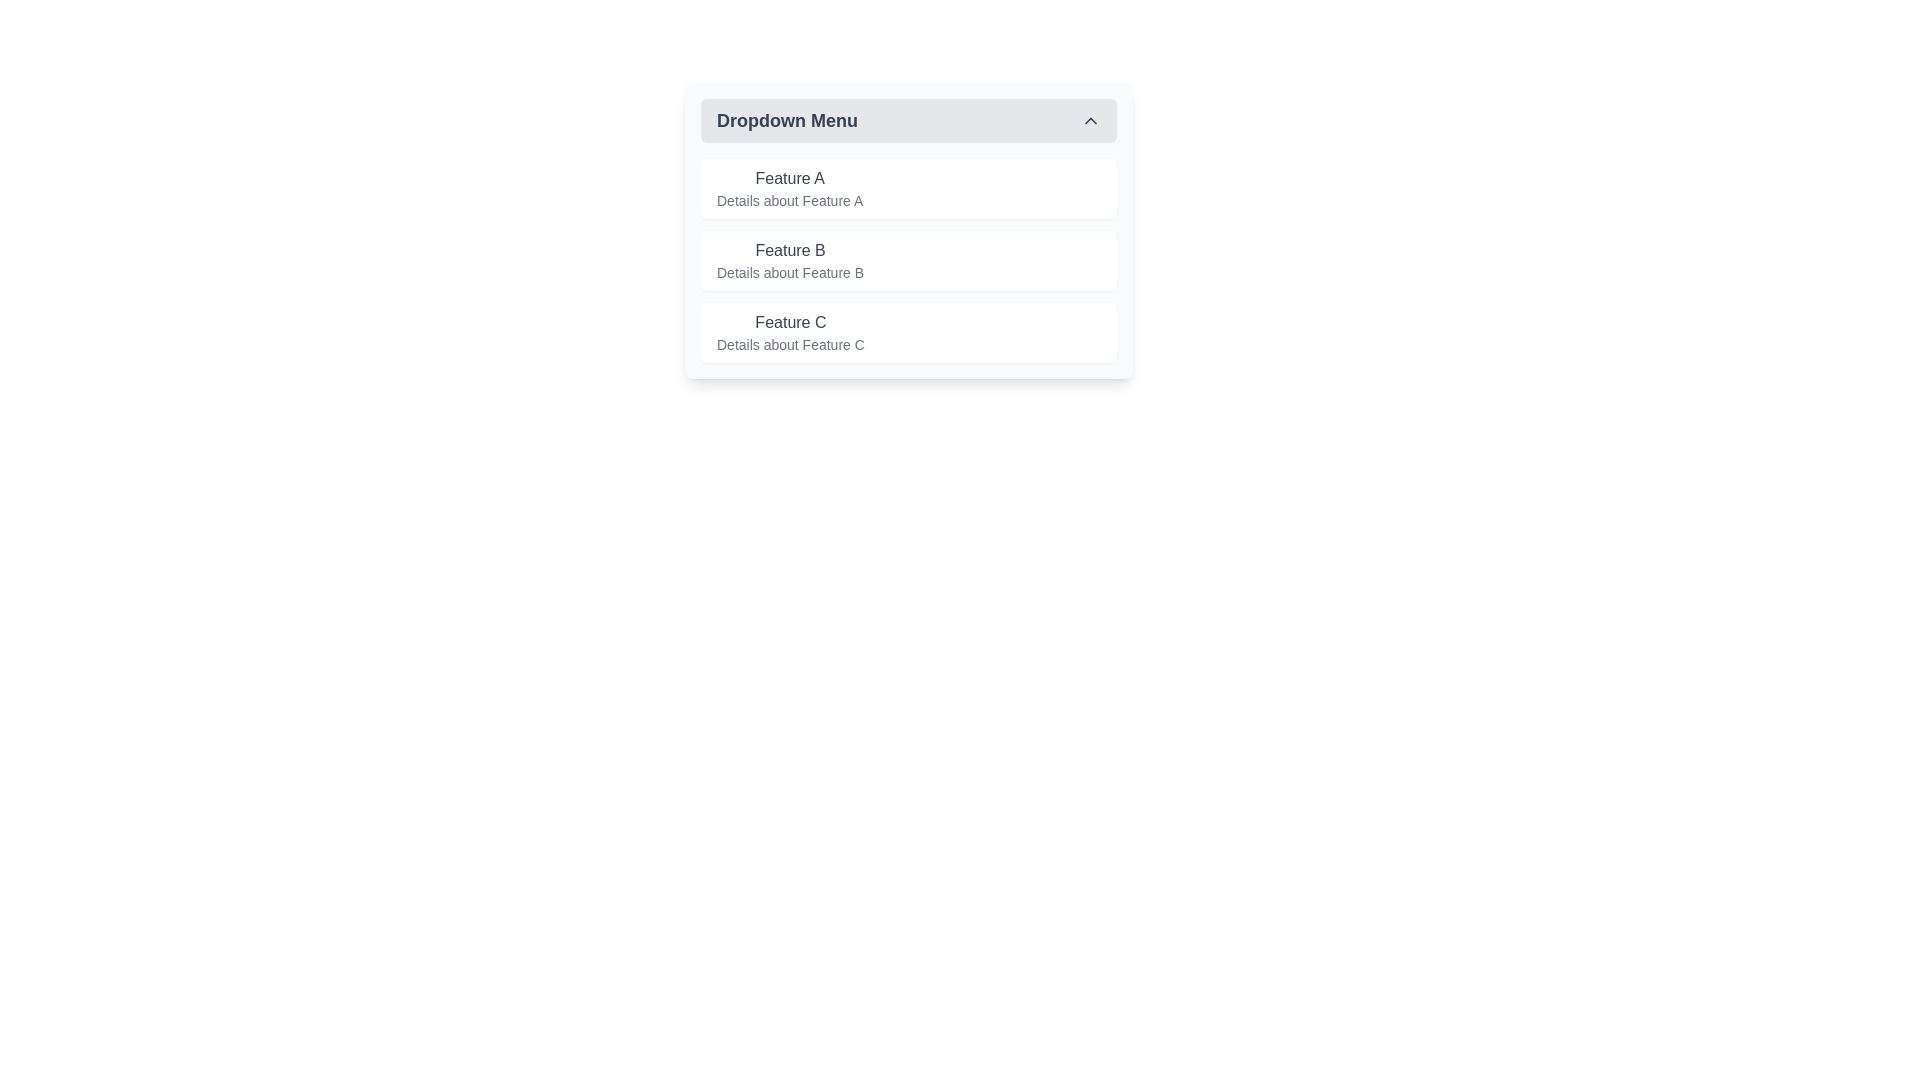 The height and width of the screenshot is (1080, 1920). What do you see at coordinates (907, 260) in the screenshot?
I see `the Informational block that displays details about 'Feature B', which is positioned below the 'Dropdown Menu' title and between the blocks 'Feature A' and 'Feature C'` at bounding box center [907, 260].